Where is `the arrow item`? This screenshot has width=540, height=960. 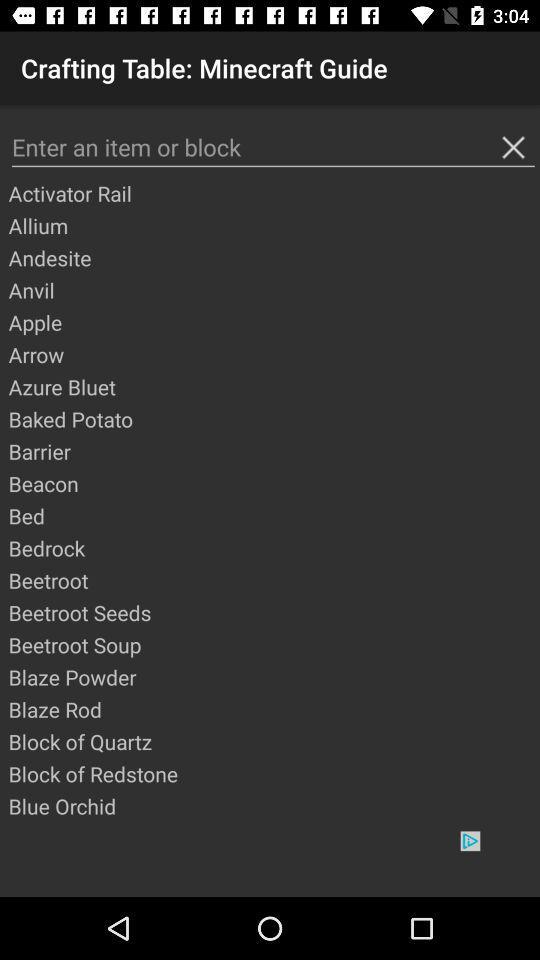
the arrow item is located at coordinates (272, 354).